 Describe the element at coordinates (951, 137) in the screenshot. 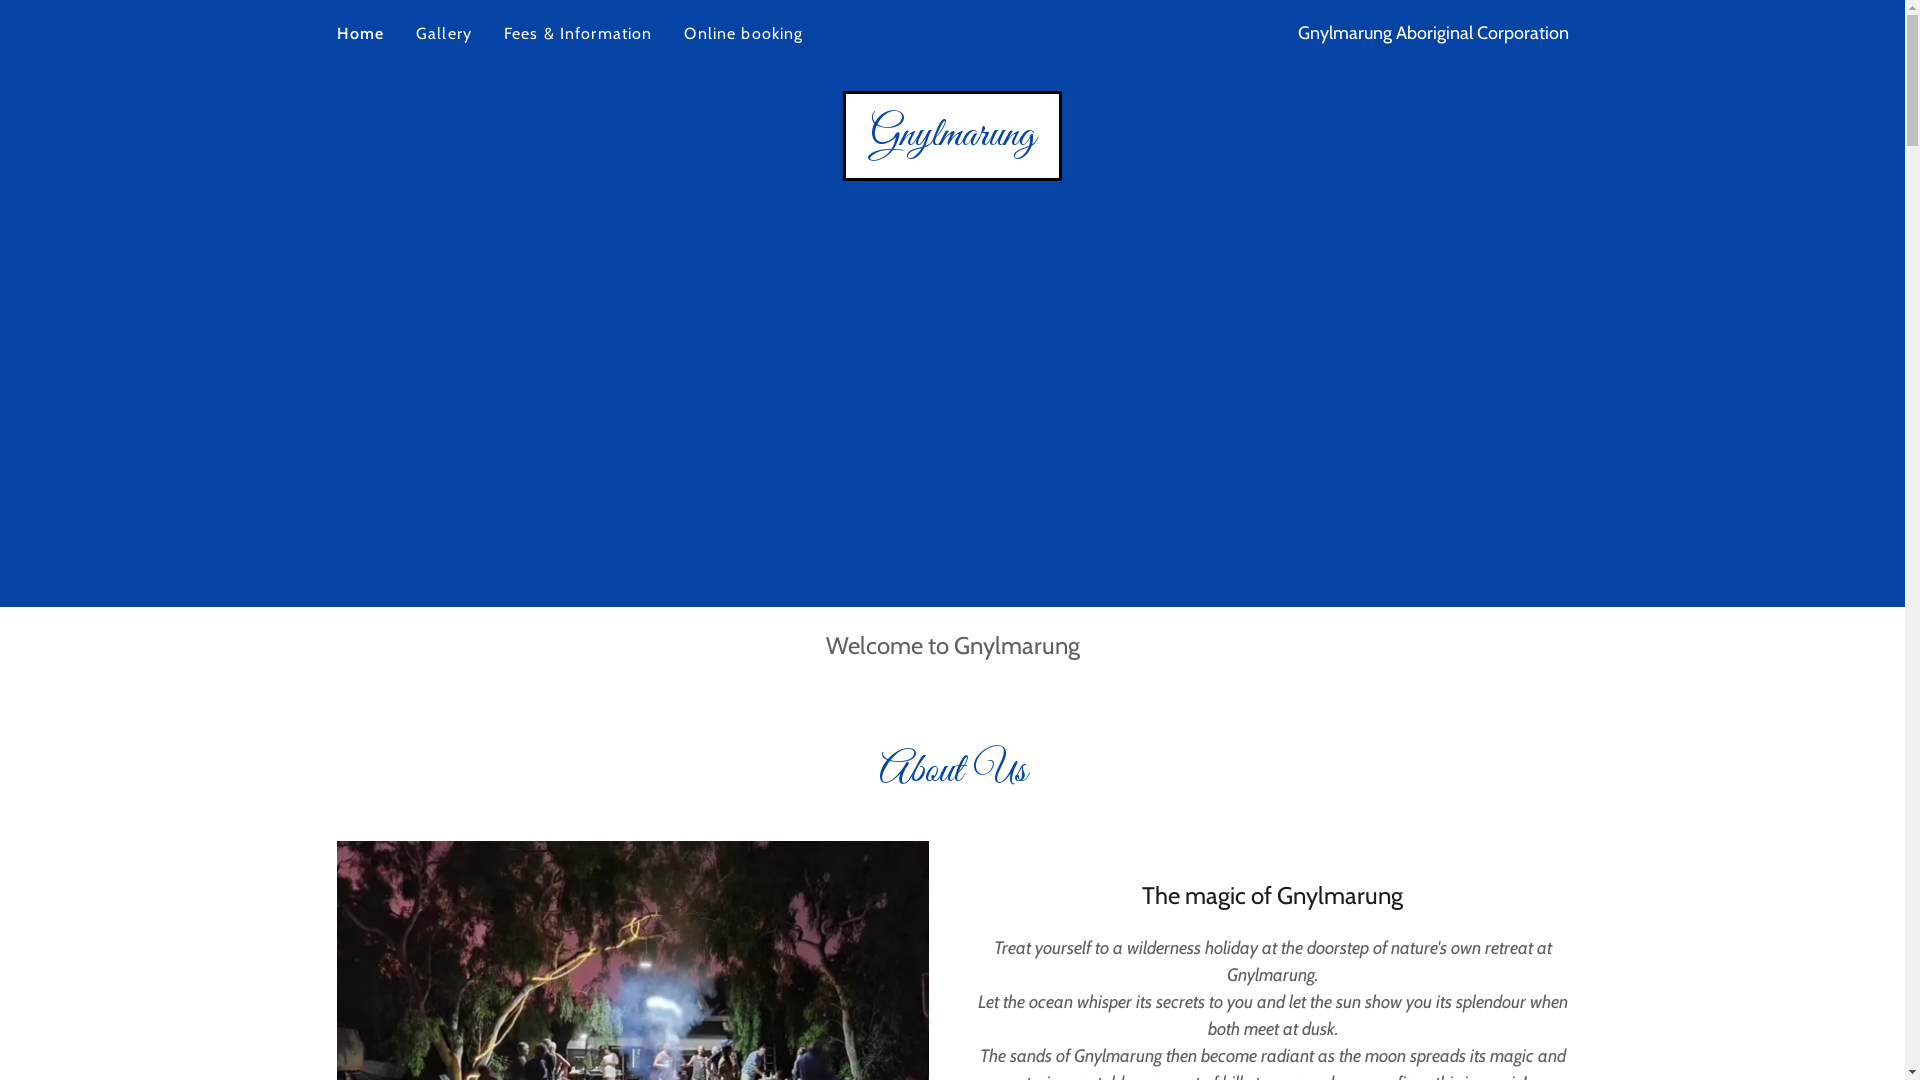

I see `'Gnylmarung'` at that location.